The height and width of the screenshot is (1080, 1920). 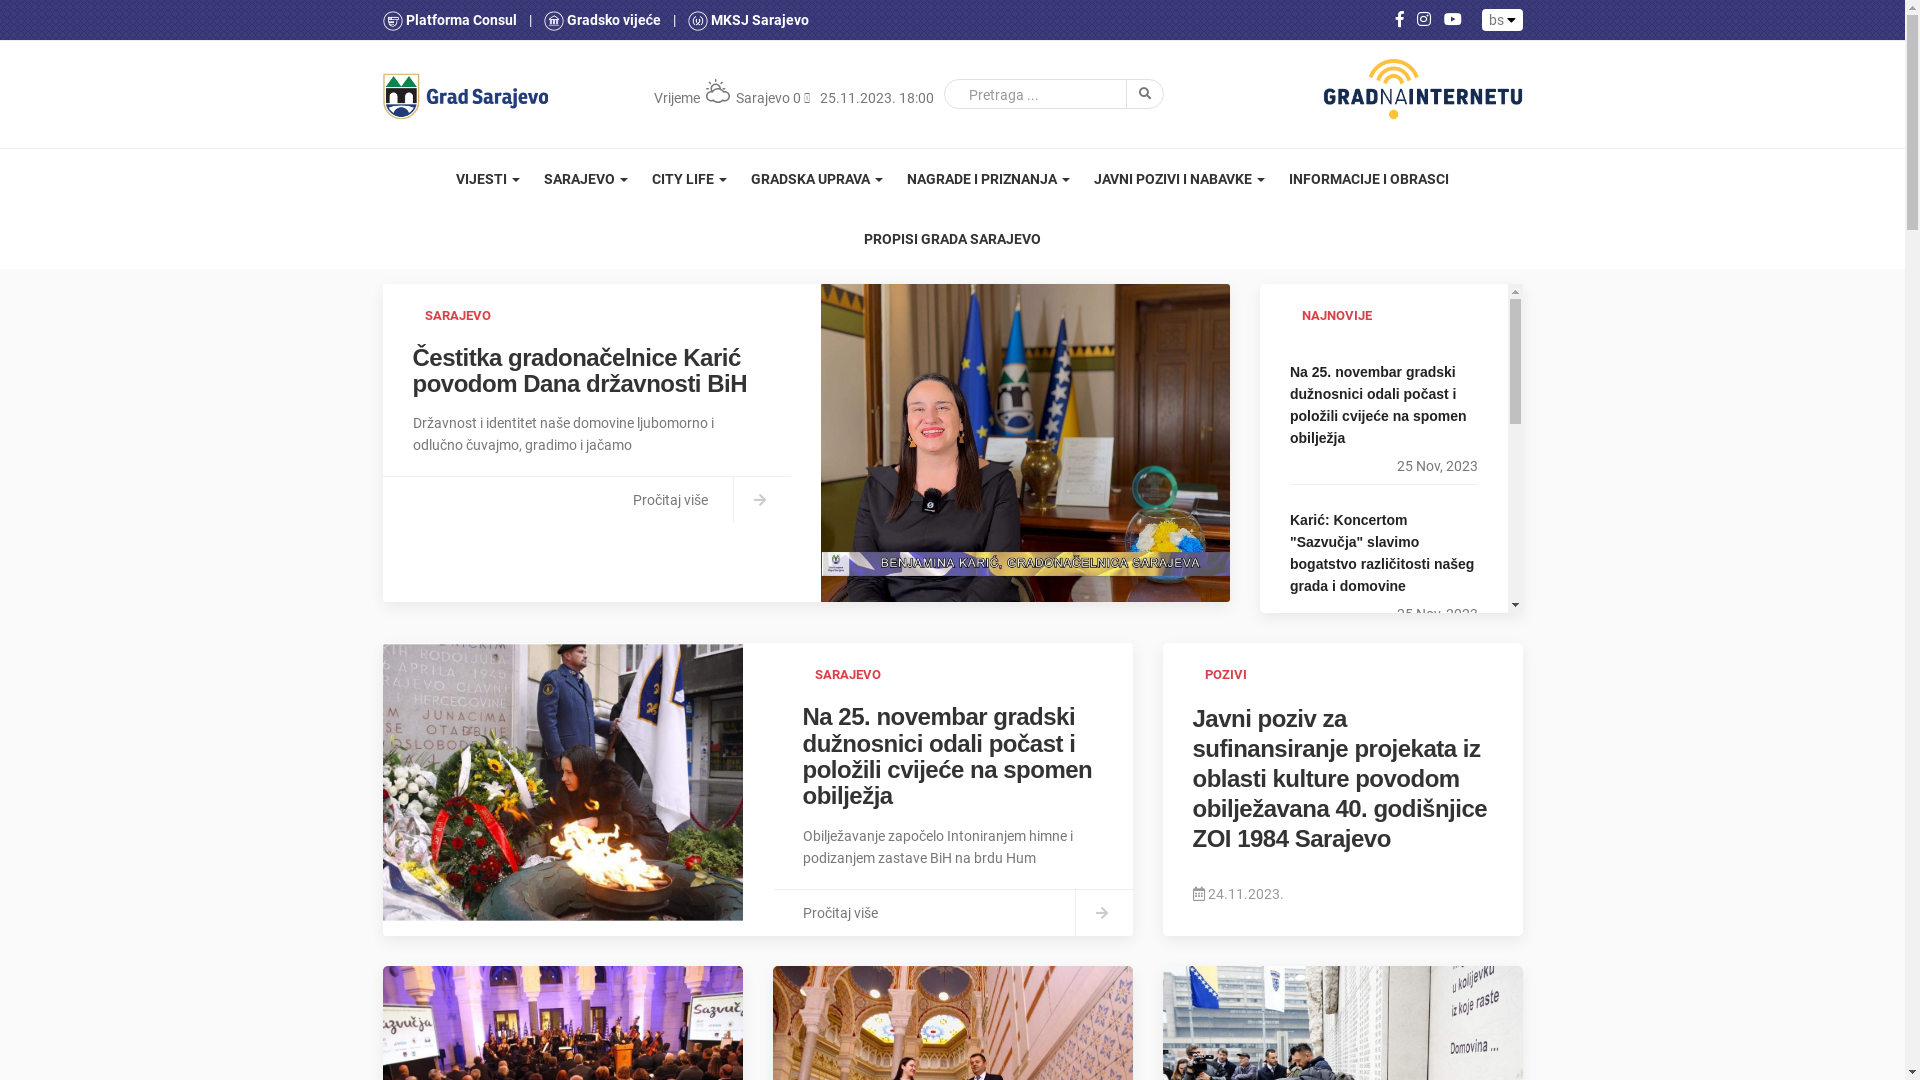 I want to click on 'MKSJ Sarajevo', so click(x=747, y=19).